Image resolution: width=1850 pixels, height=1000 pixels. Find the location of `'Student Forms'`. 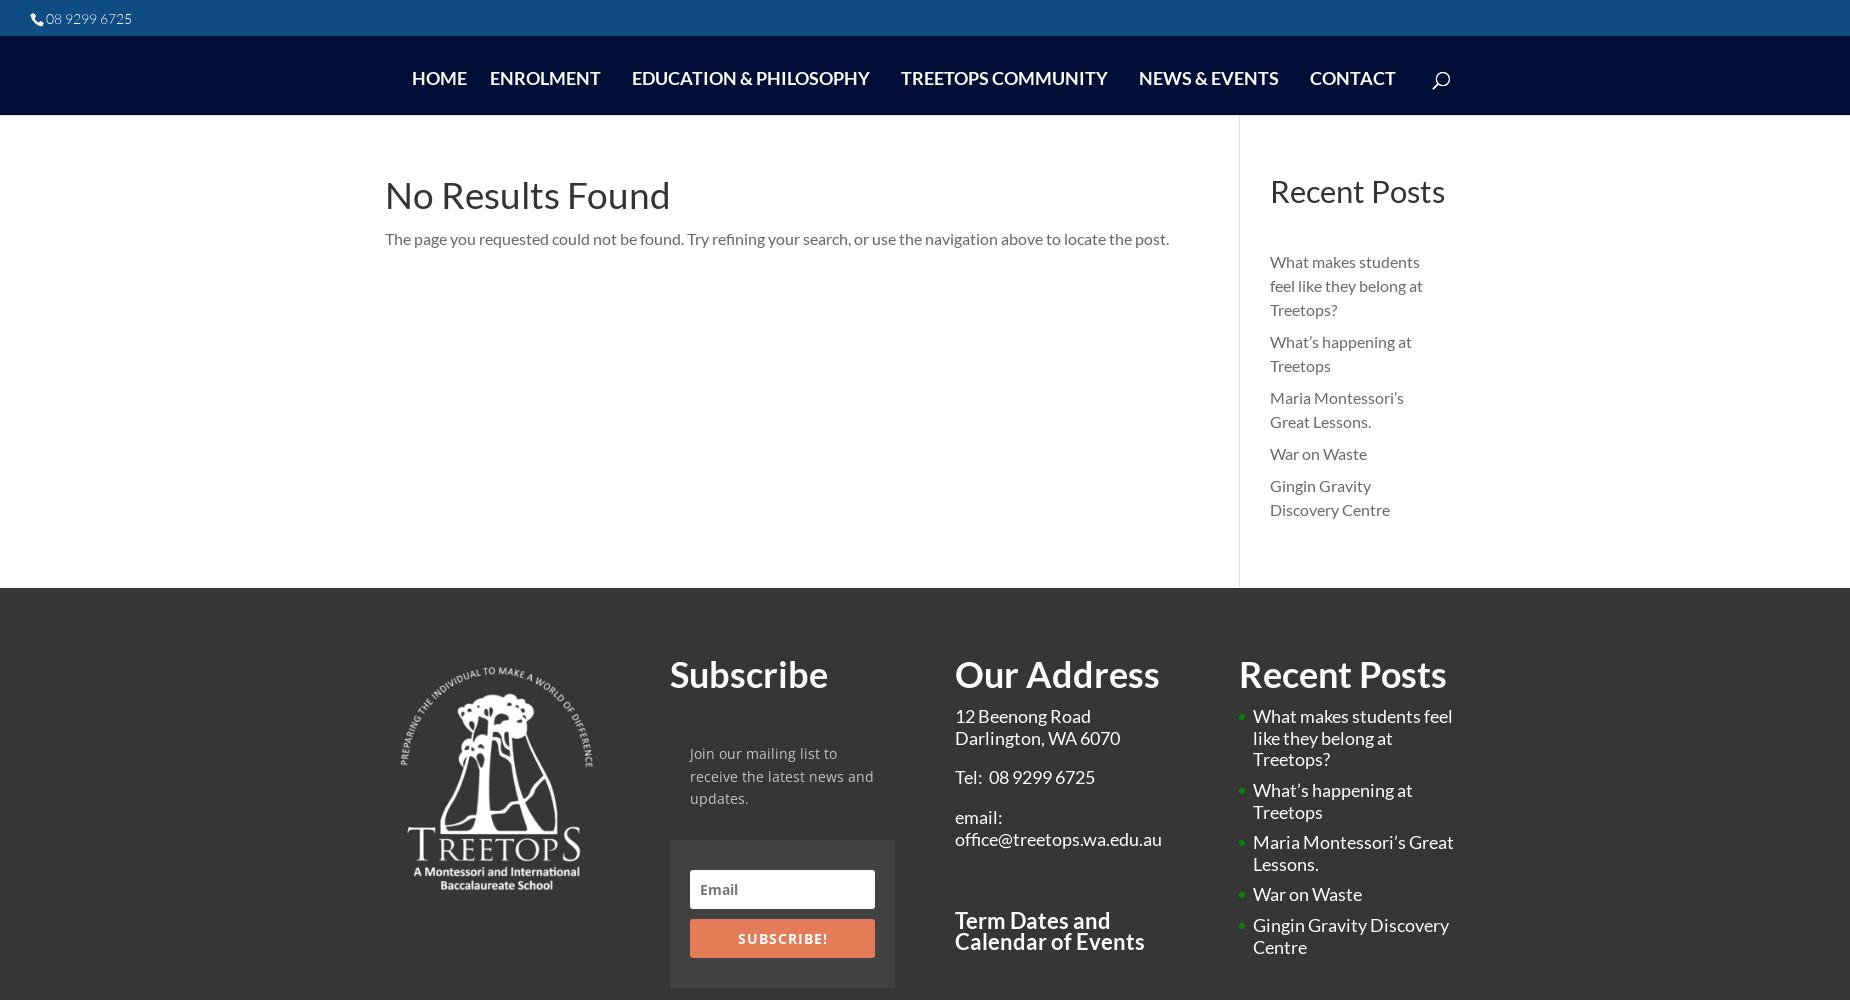

'Student Forms' is located at coordinates (971, 345).